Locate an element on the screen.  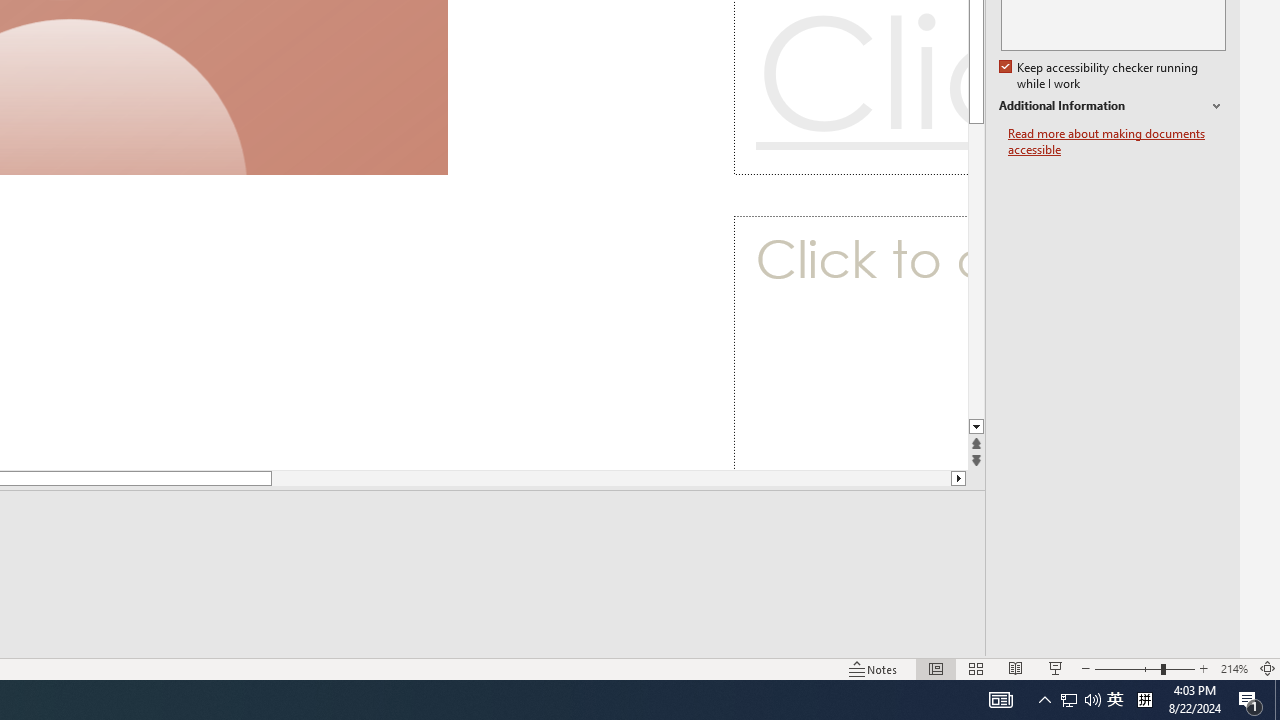
'Subtitle TextBox' is located at coordinates (850, 342).